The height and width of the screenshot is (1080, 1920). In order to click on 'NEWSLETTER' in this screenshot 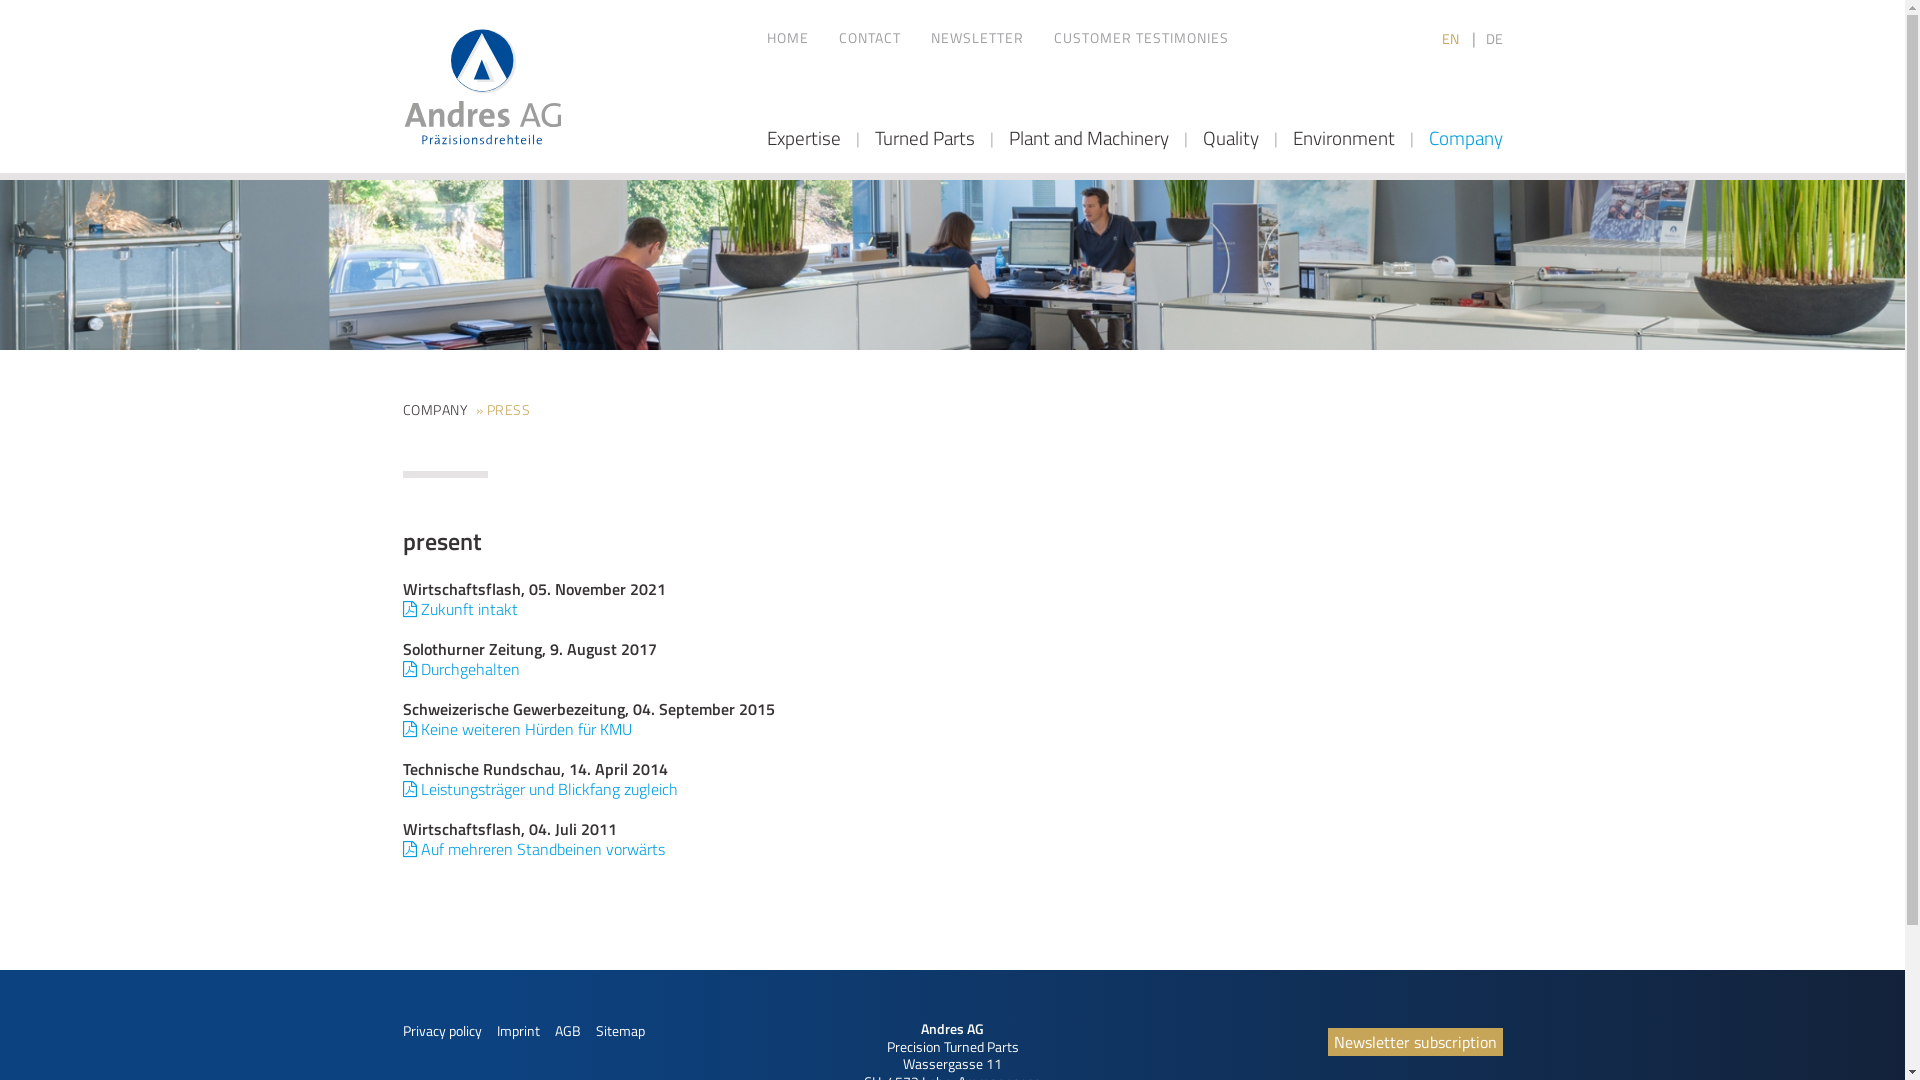, I will do `click(976, 38)`.